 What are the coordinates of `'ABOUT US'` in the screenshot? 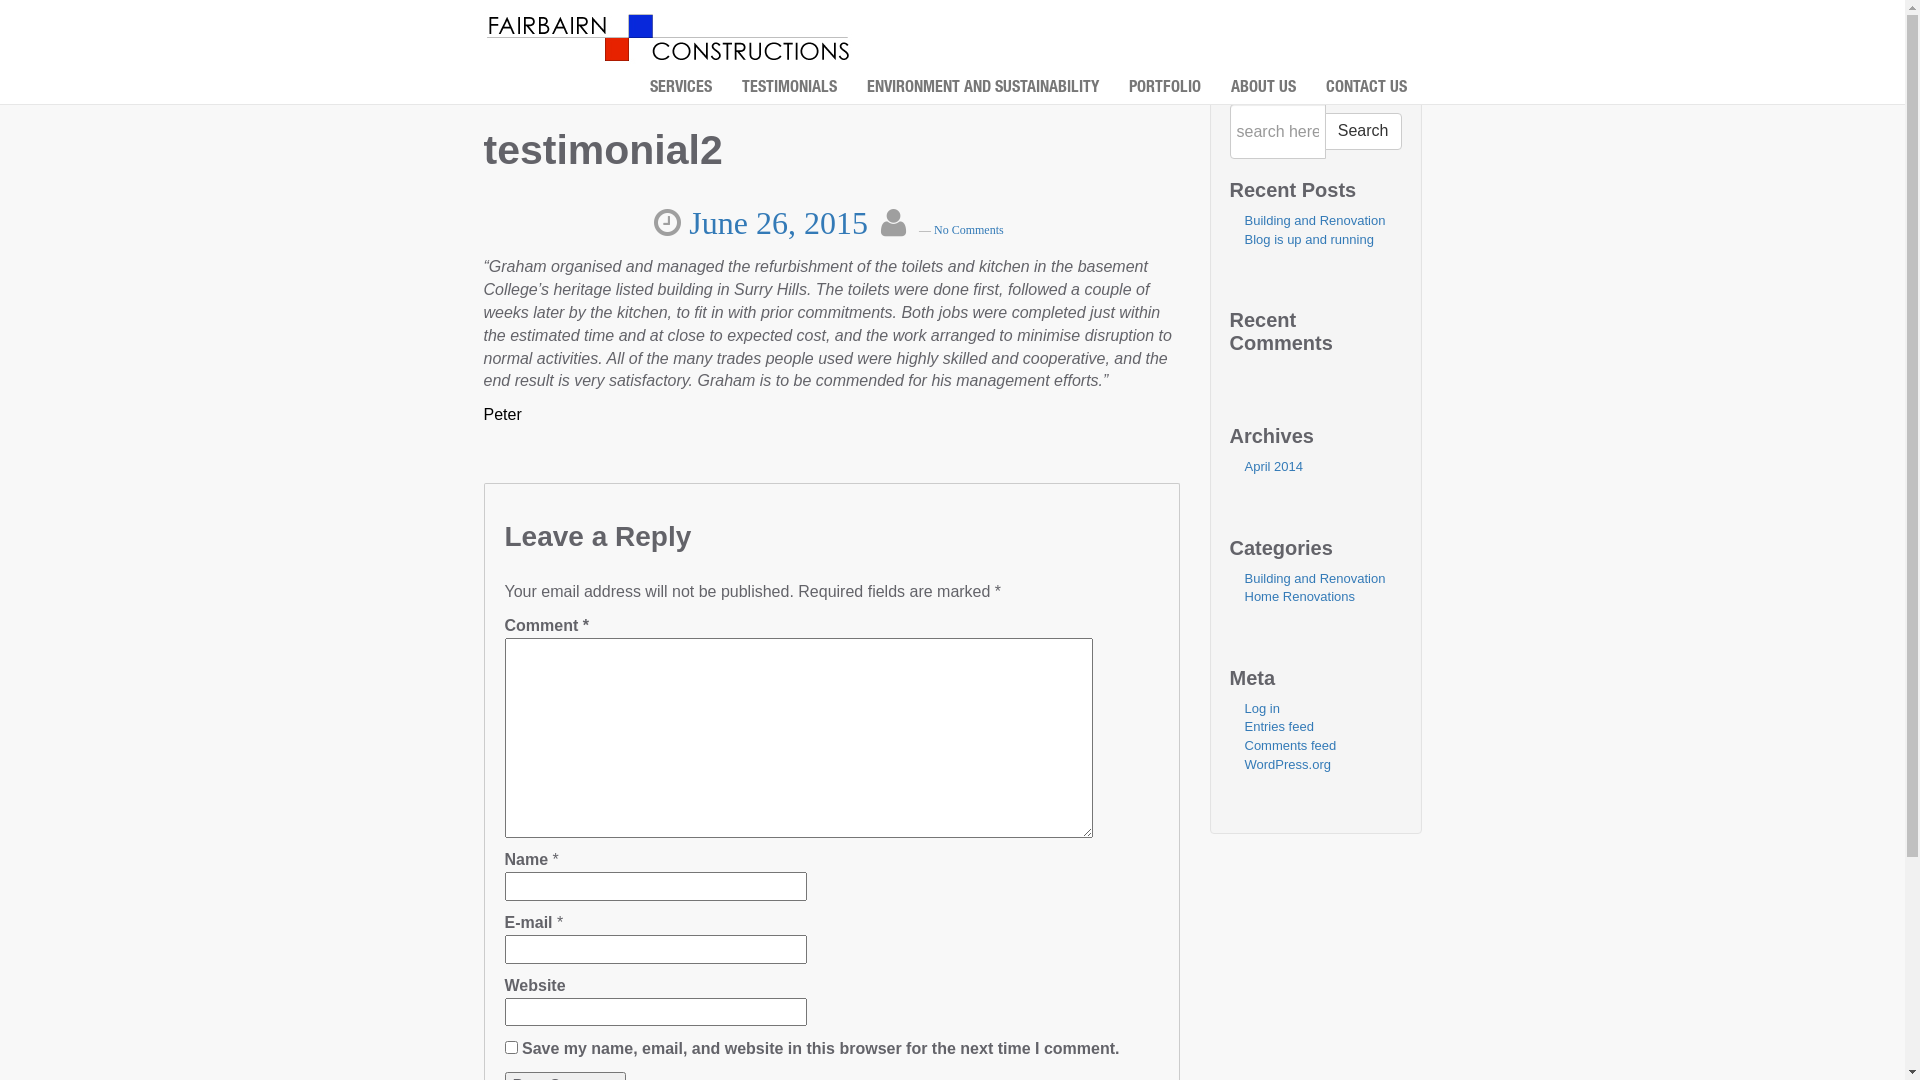 It's located at (1262, 87).